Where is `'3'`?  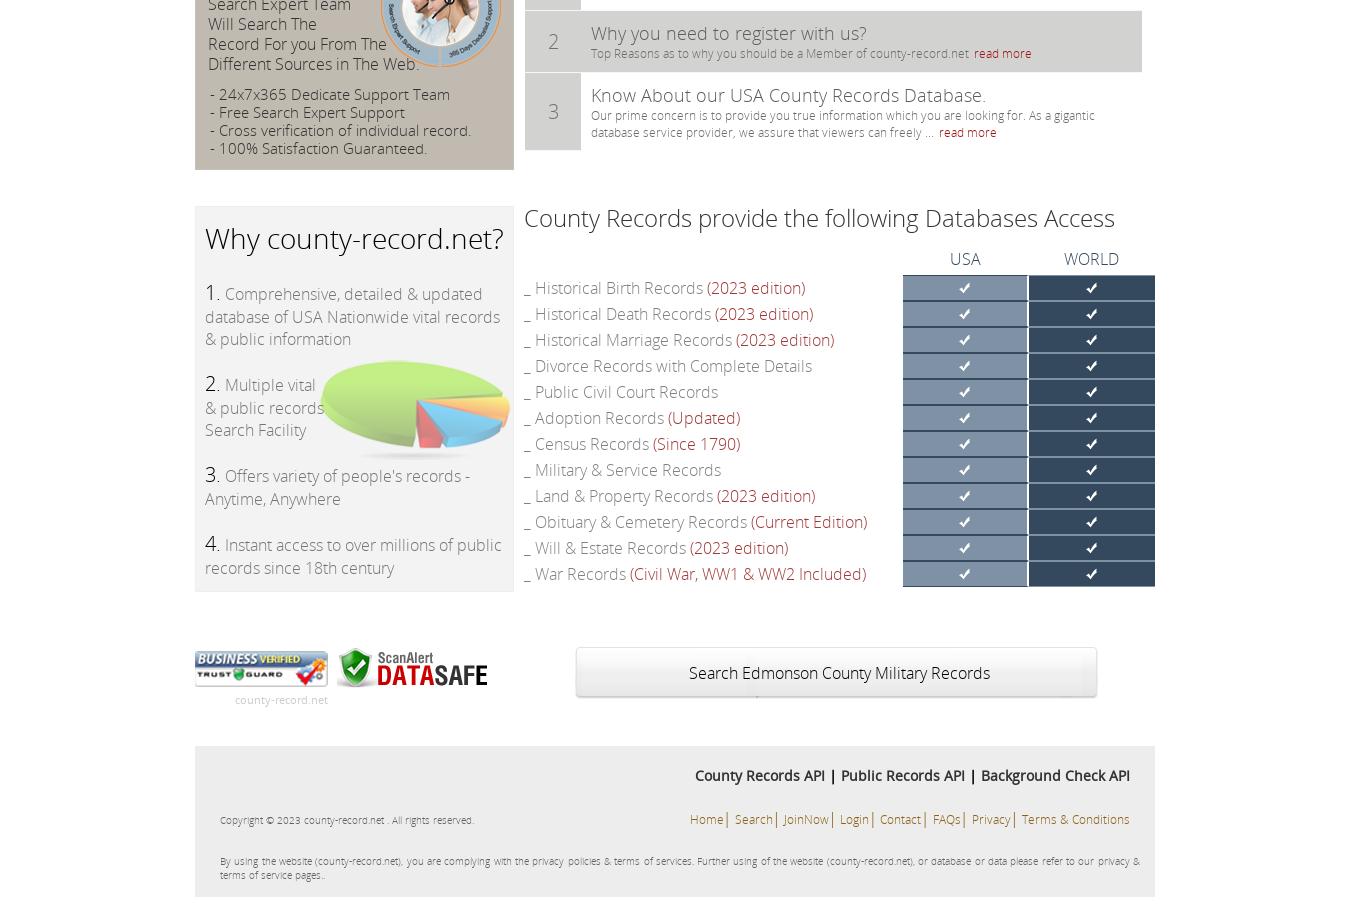
'3' is located at coordinates (551, 111).